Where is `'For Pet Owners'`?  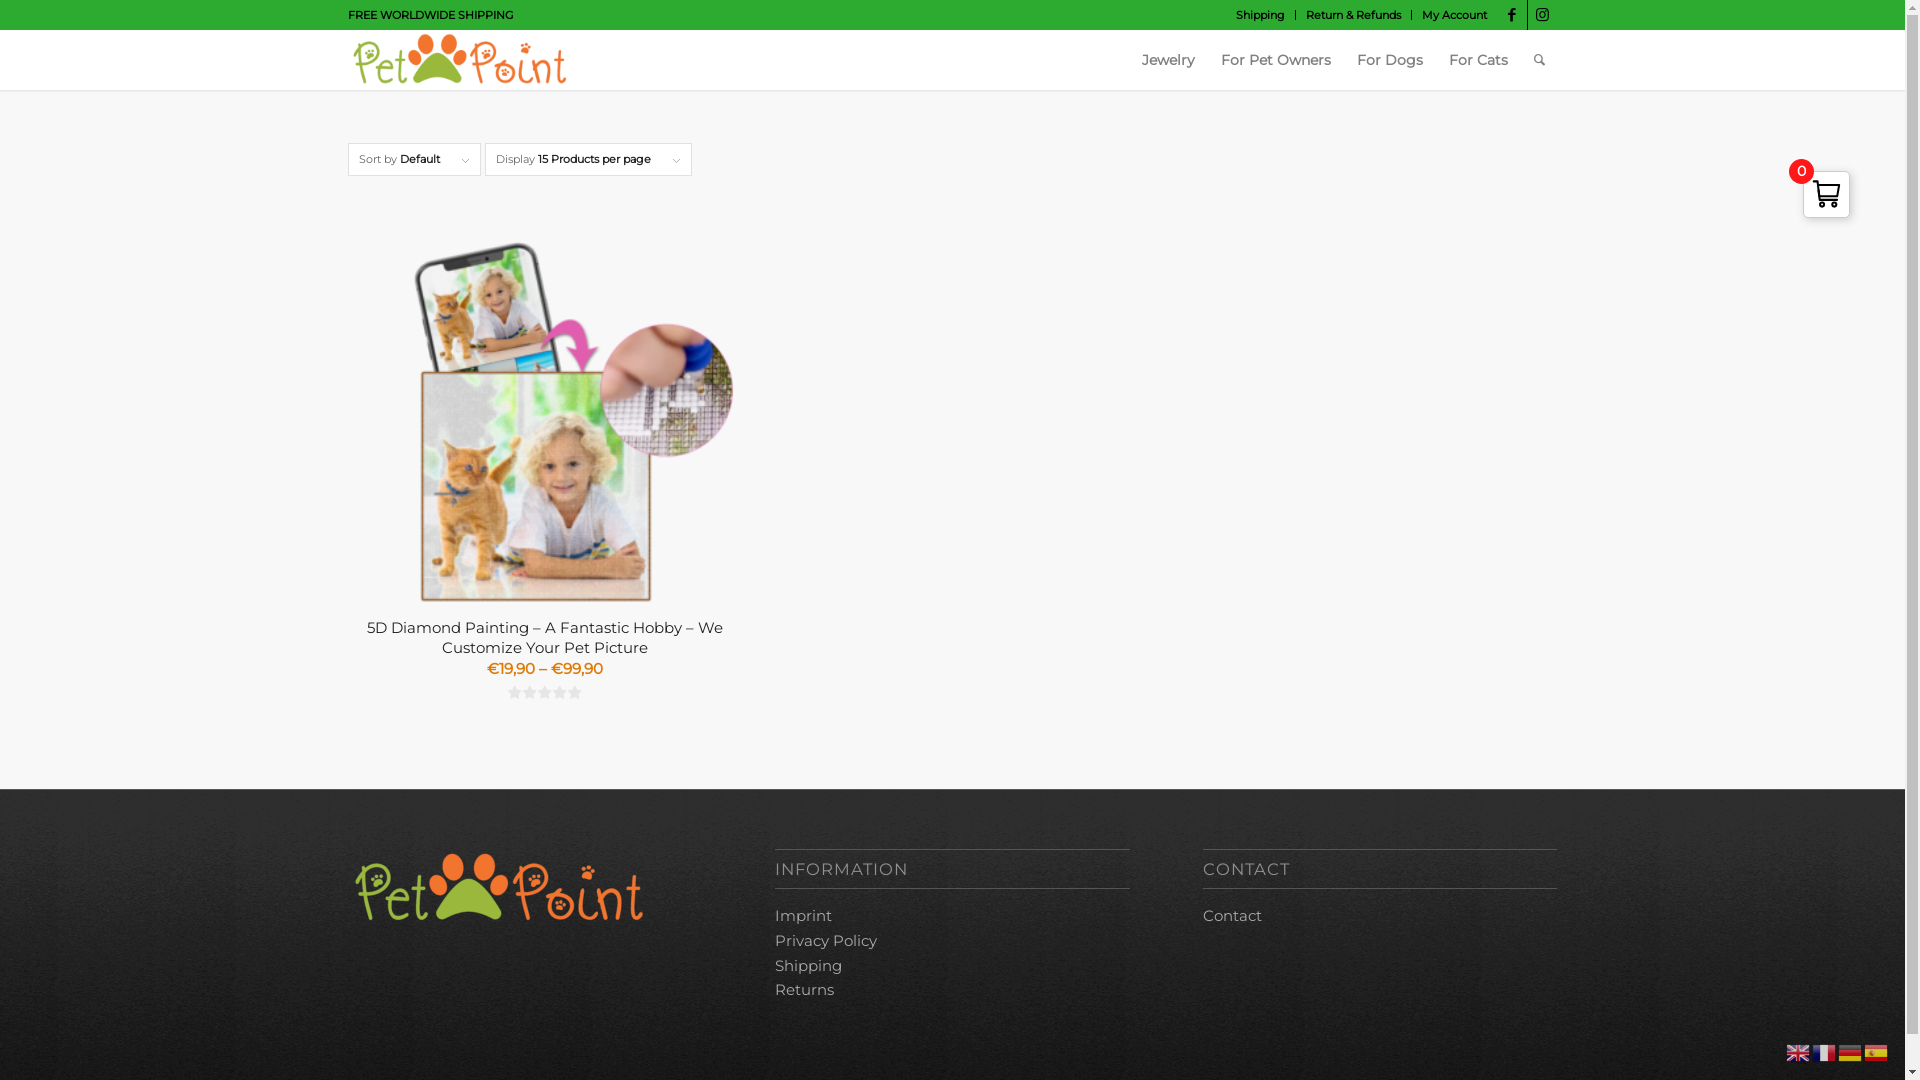 'For Pet Owners' is located at coordinates (1275, 59).